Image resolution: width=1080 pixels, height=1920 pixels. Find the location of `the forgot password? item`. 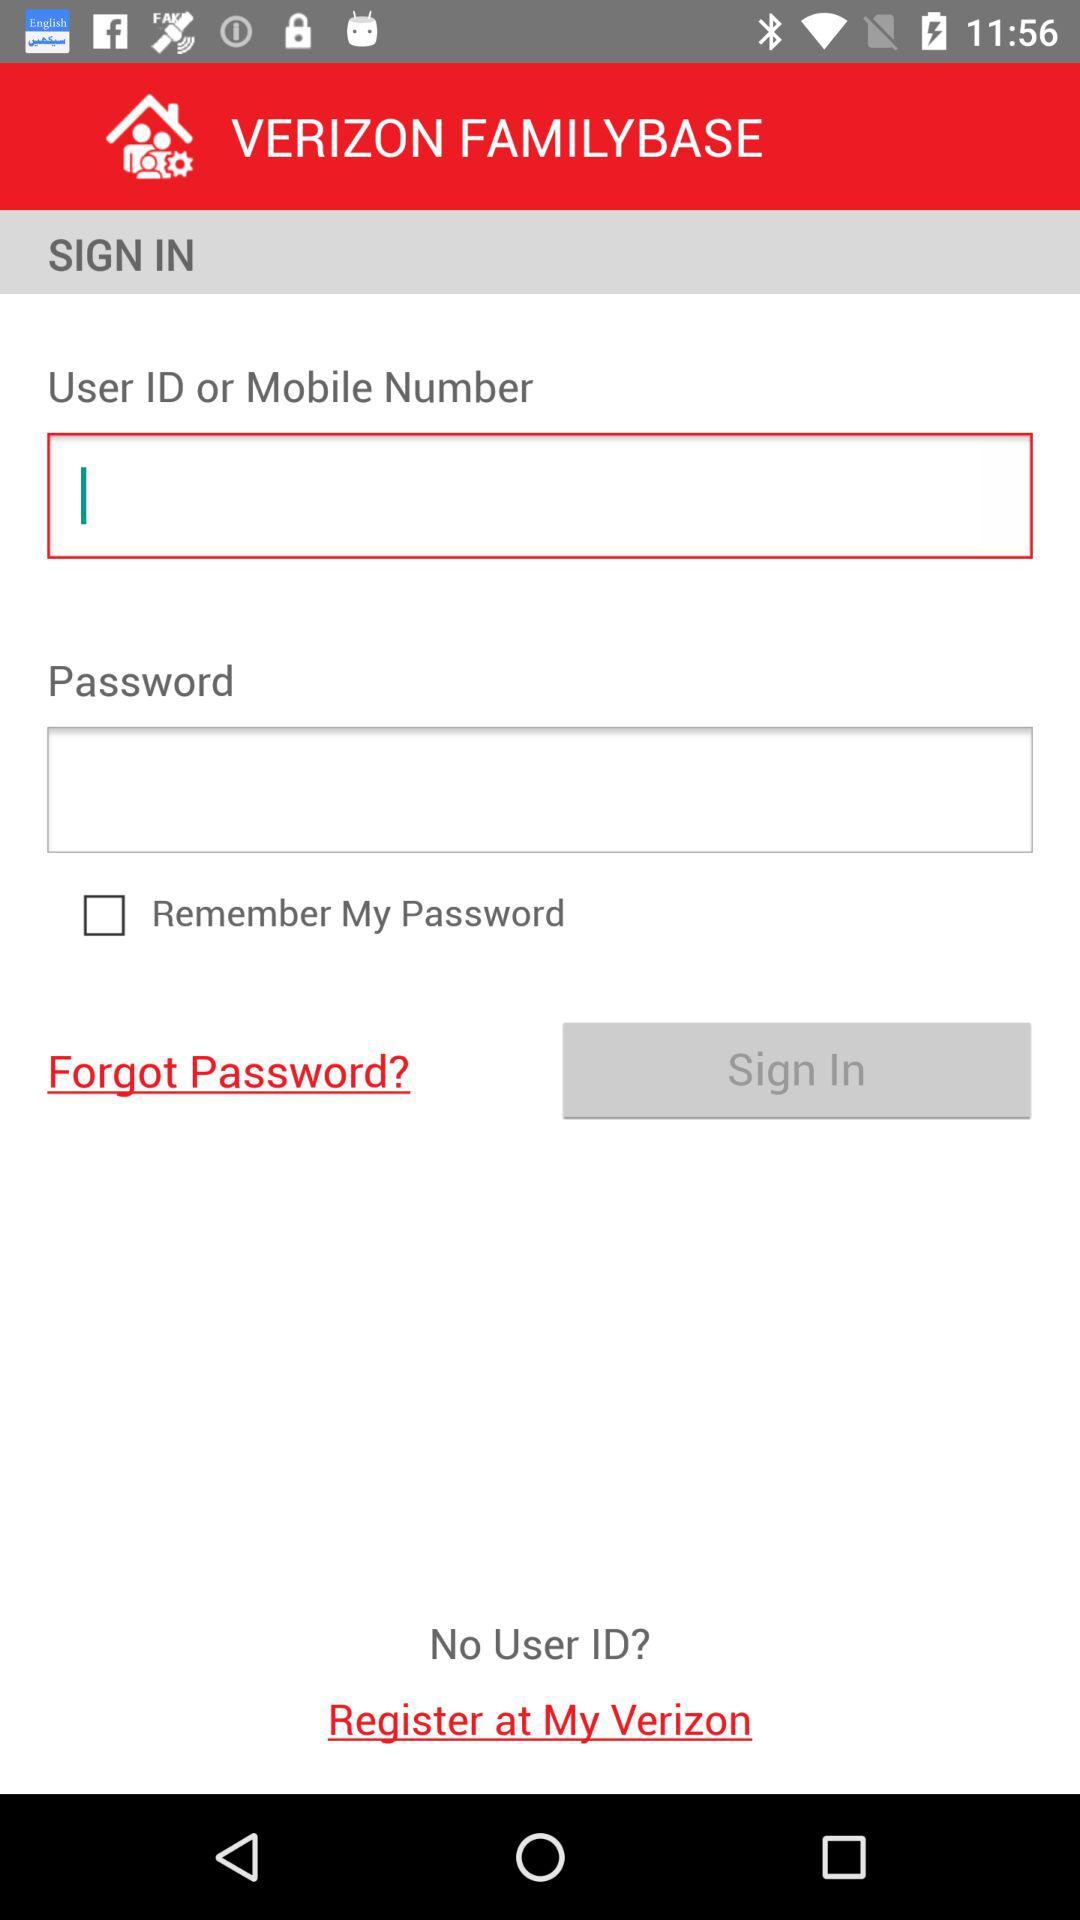

the forgot password? item is located at coordinates (283, 1068).